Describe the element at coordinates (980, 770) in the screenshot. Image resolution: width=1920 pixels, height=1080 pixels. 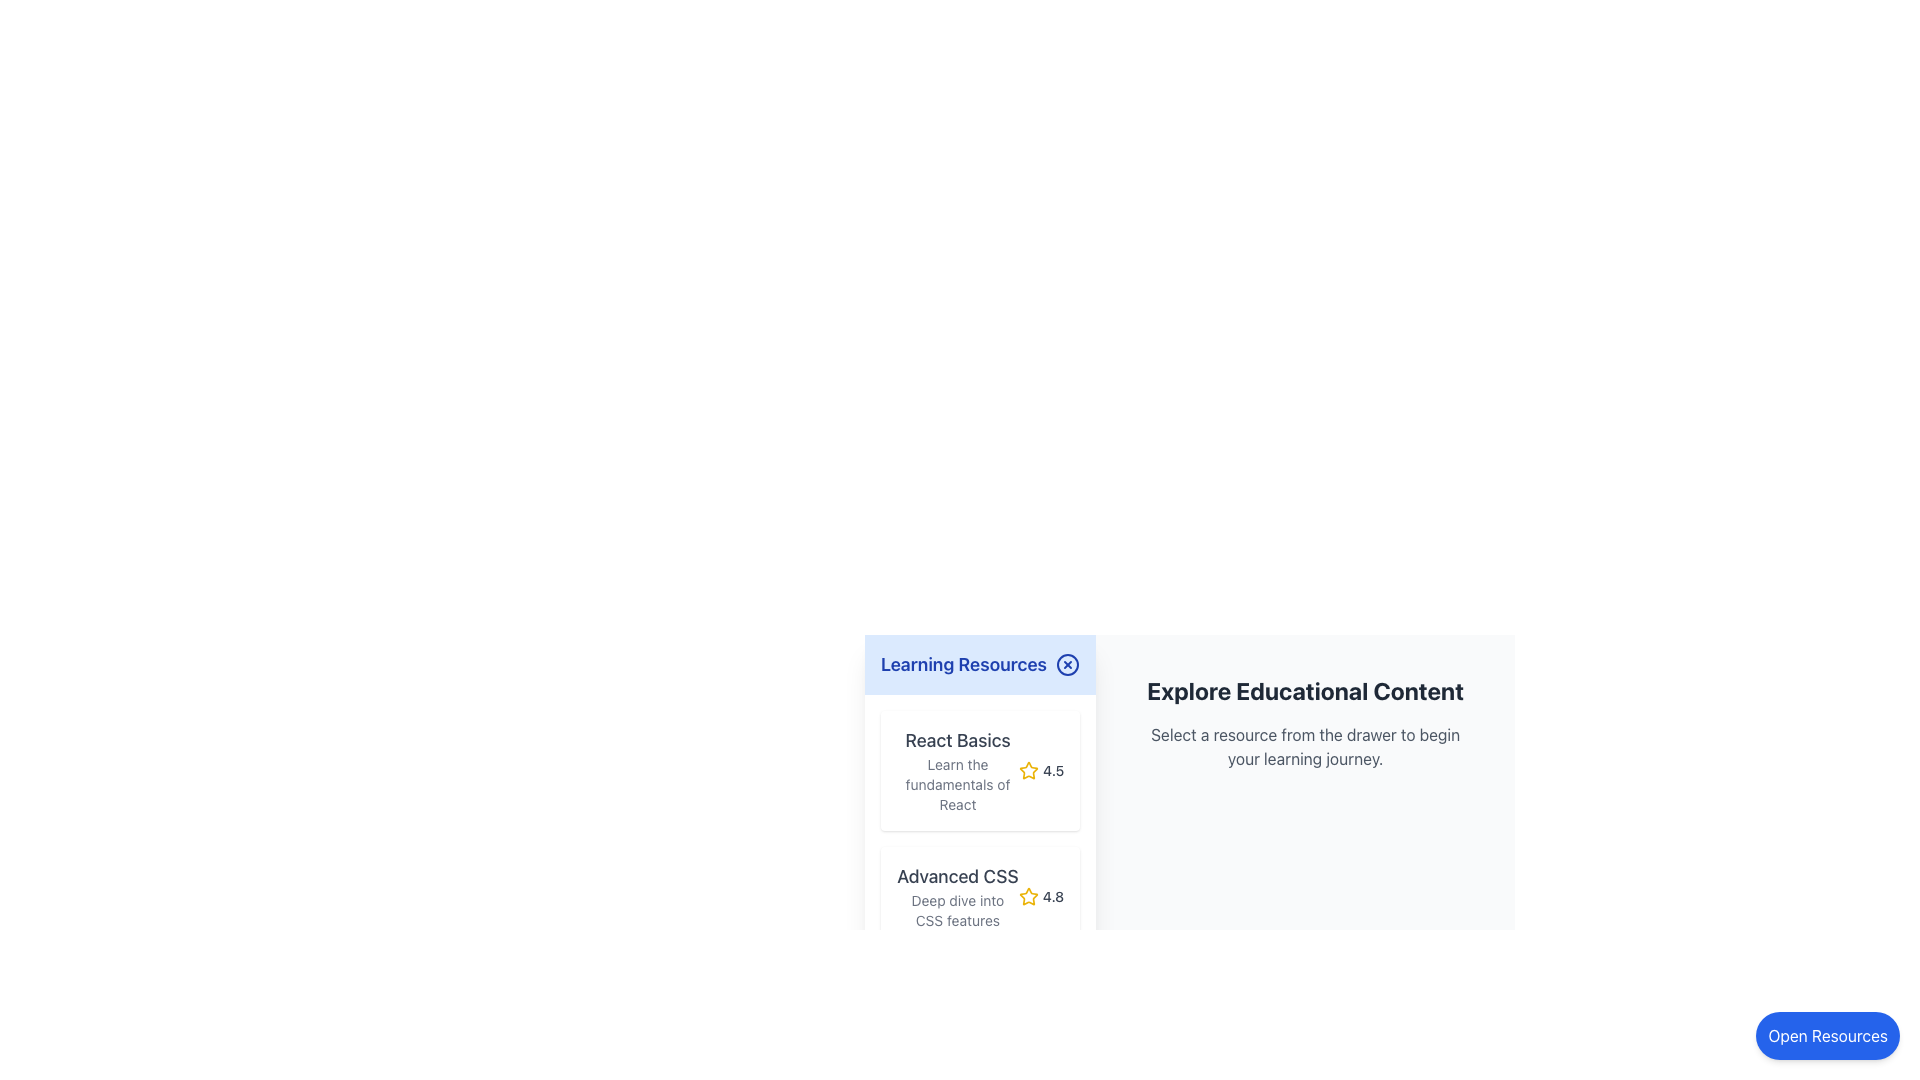
I see `the card titled 'React Basics' which displays a rating of '4.5' and is the first in the stack of learning resources` at that location.